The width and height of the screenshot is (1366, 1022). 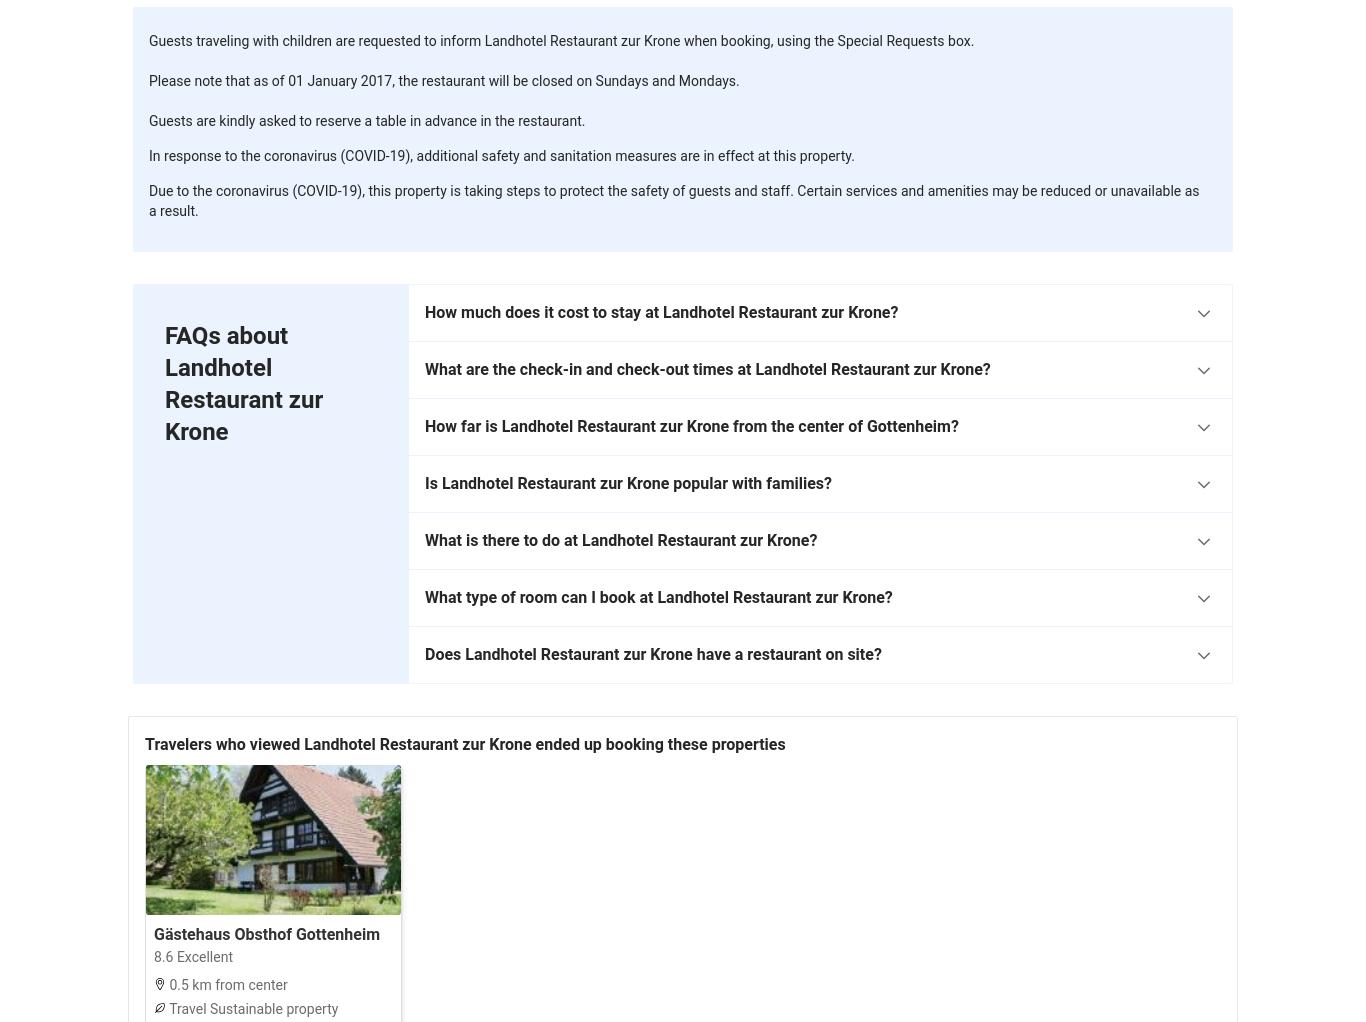 What do you see at coordinates (707, 368) in the screenshot?
I see `'What are the check-in and check-out times at Landhotel Restaurant zur Krone?'` at bounding box center [707, 368].